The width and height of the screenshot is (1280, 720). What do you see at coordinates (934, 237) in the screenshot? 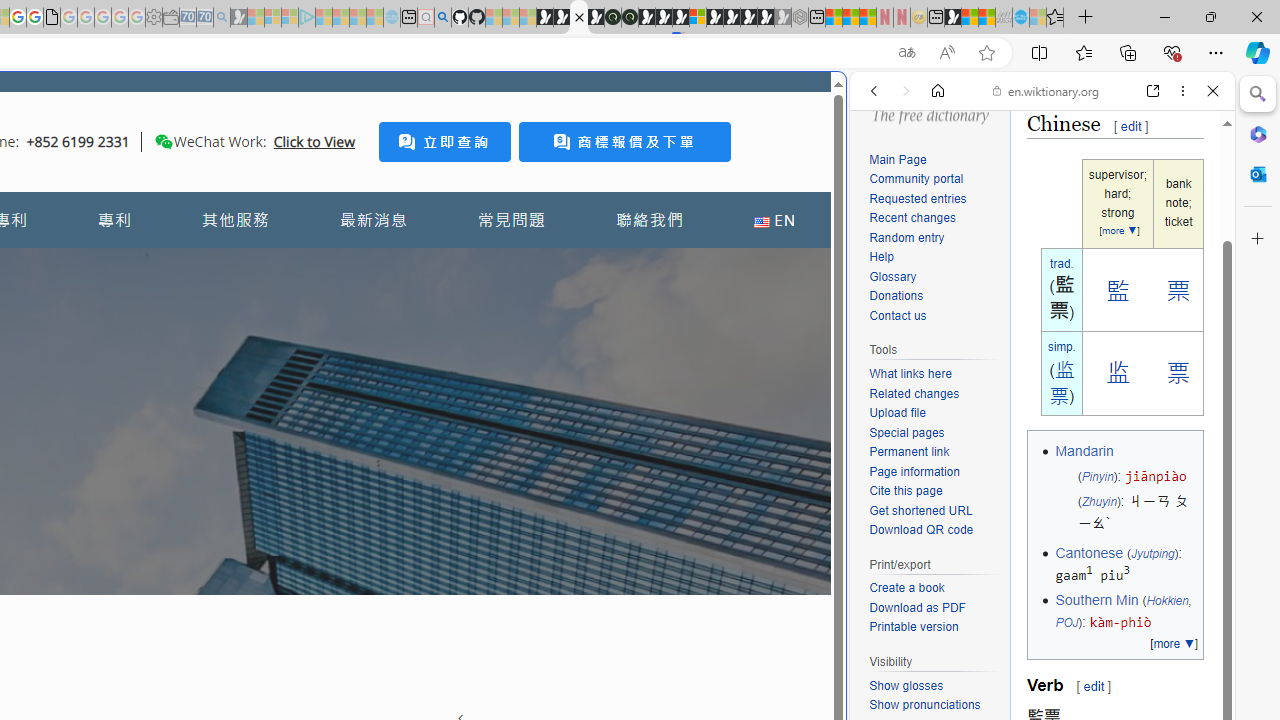
I see `'Random entry'` at bounding box center [934, 237].